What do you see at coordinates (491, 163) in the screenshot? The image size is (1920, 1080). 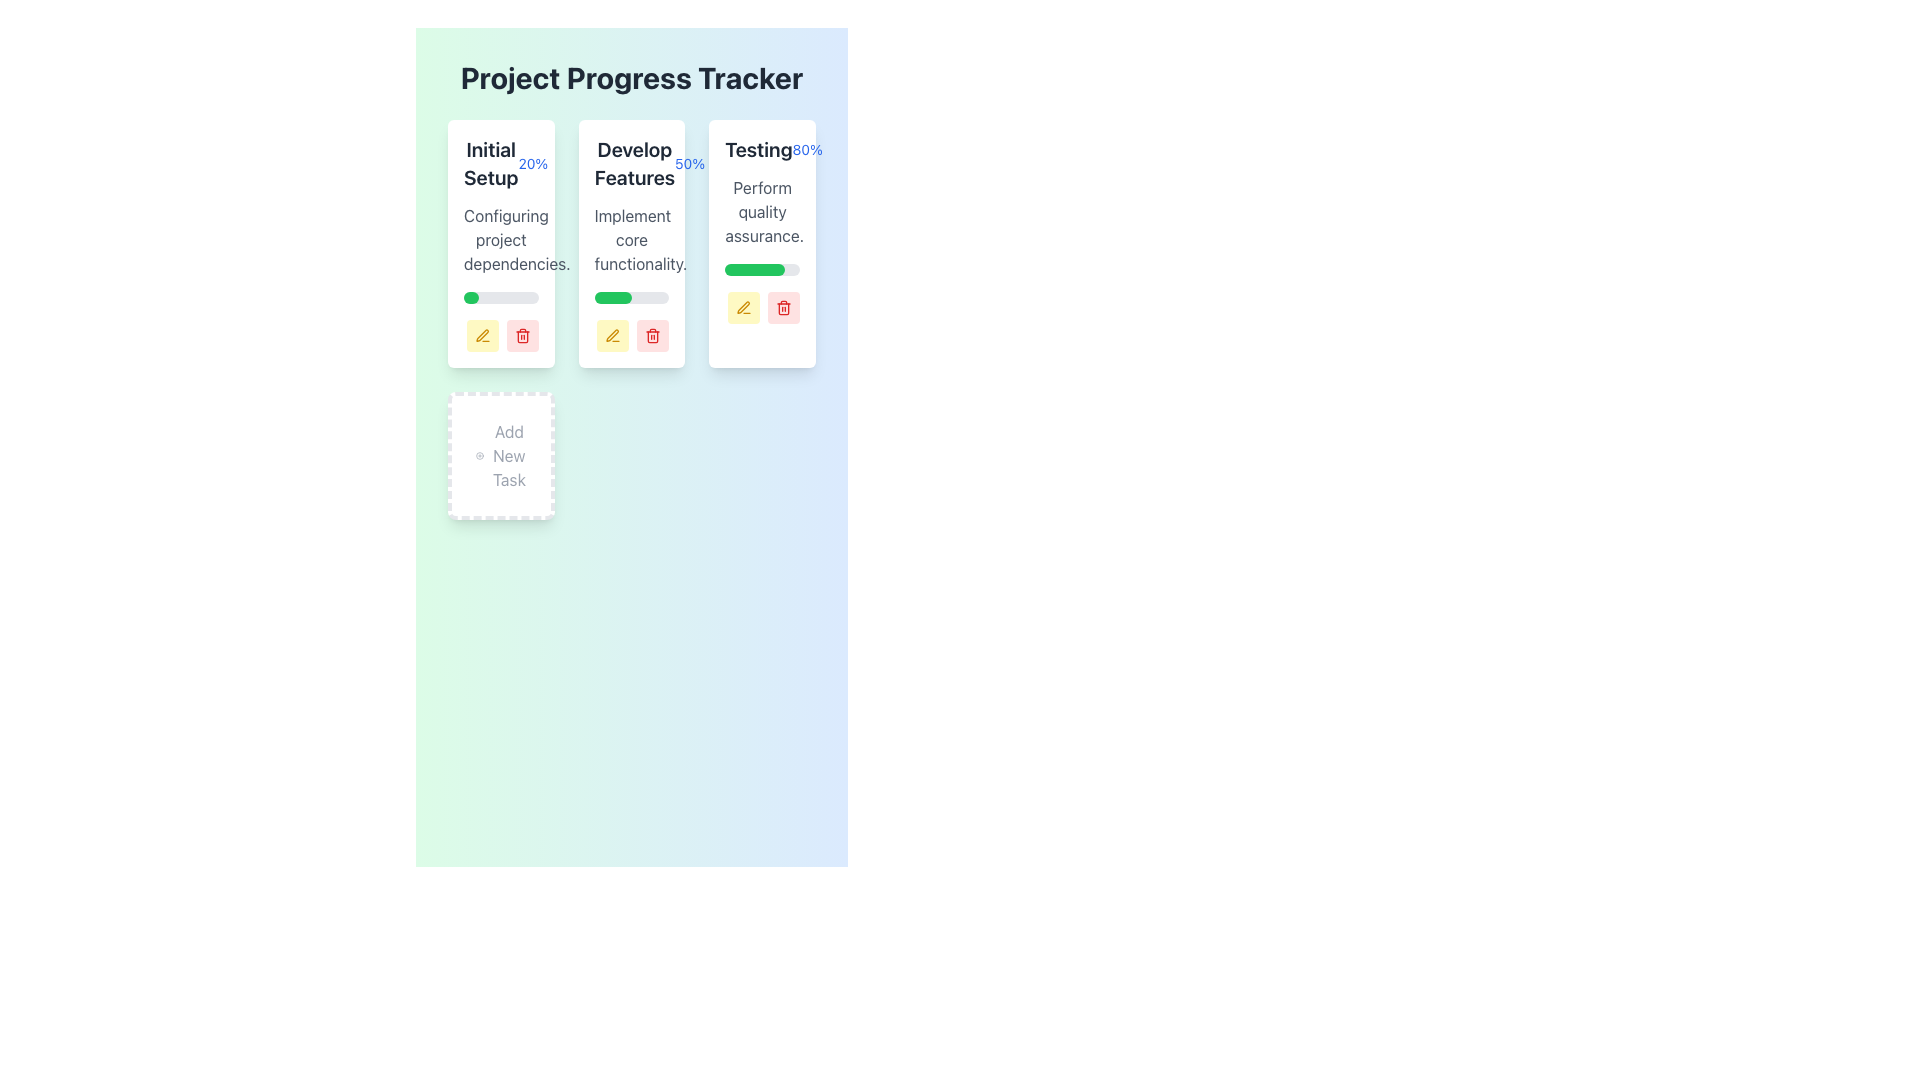 I see `text of the title Text Label for the first task card in the main progress tracker layout, which is positioned to the left of a smaller text stating '20%'` at bounding box center [491, 163].